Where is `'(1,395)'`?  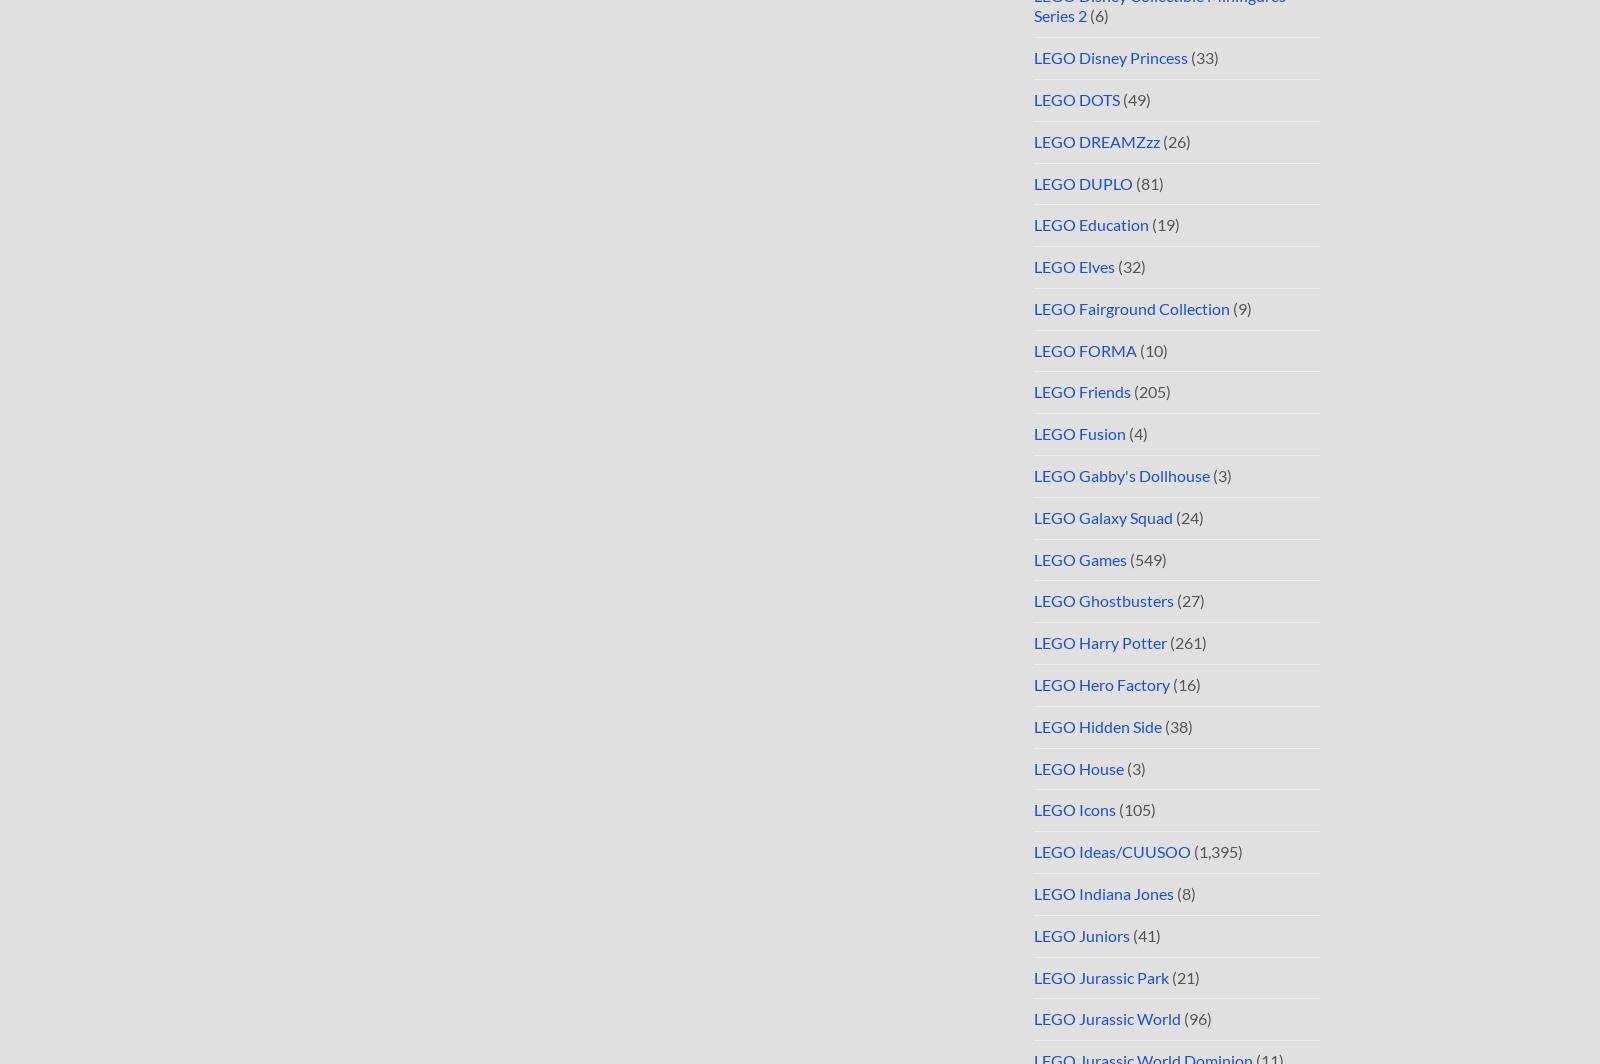
'(1,395)' is located at coordinates (1215, 851).